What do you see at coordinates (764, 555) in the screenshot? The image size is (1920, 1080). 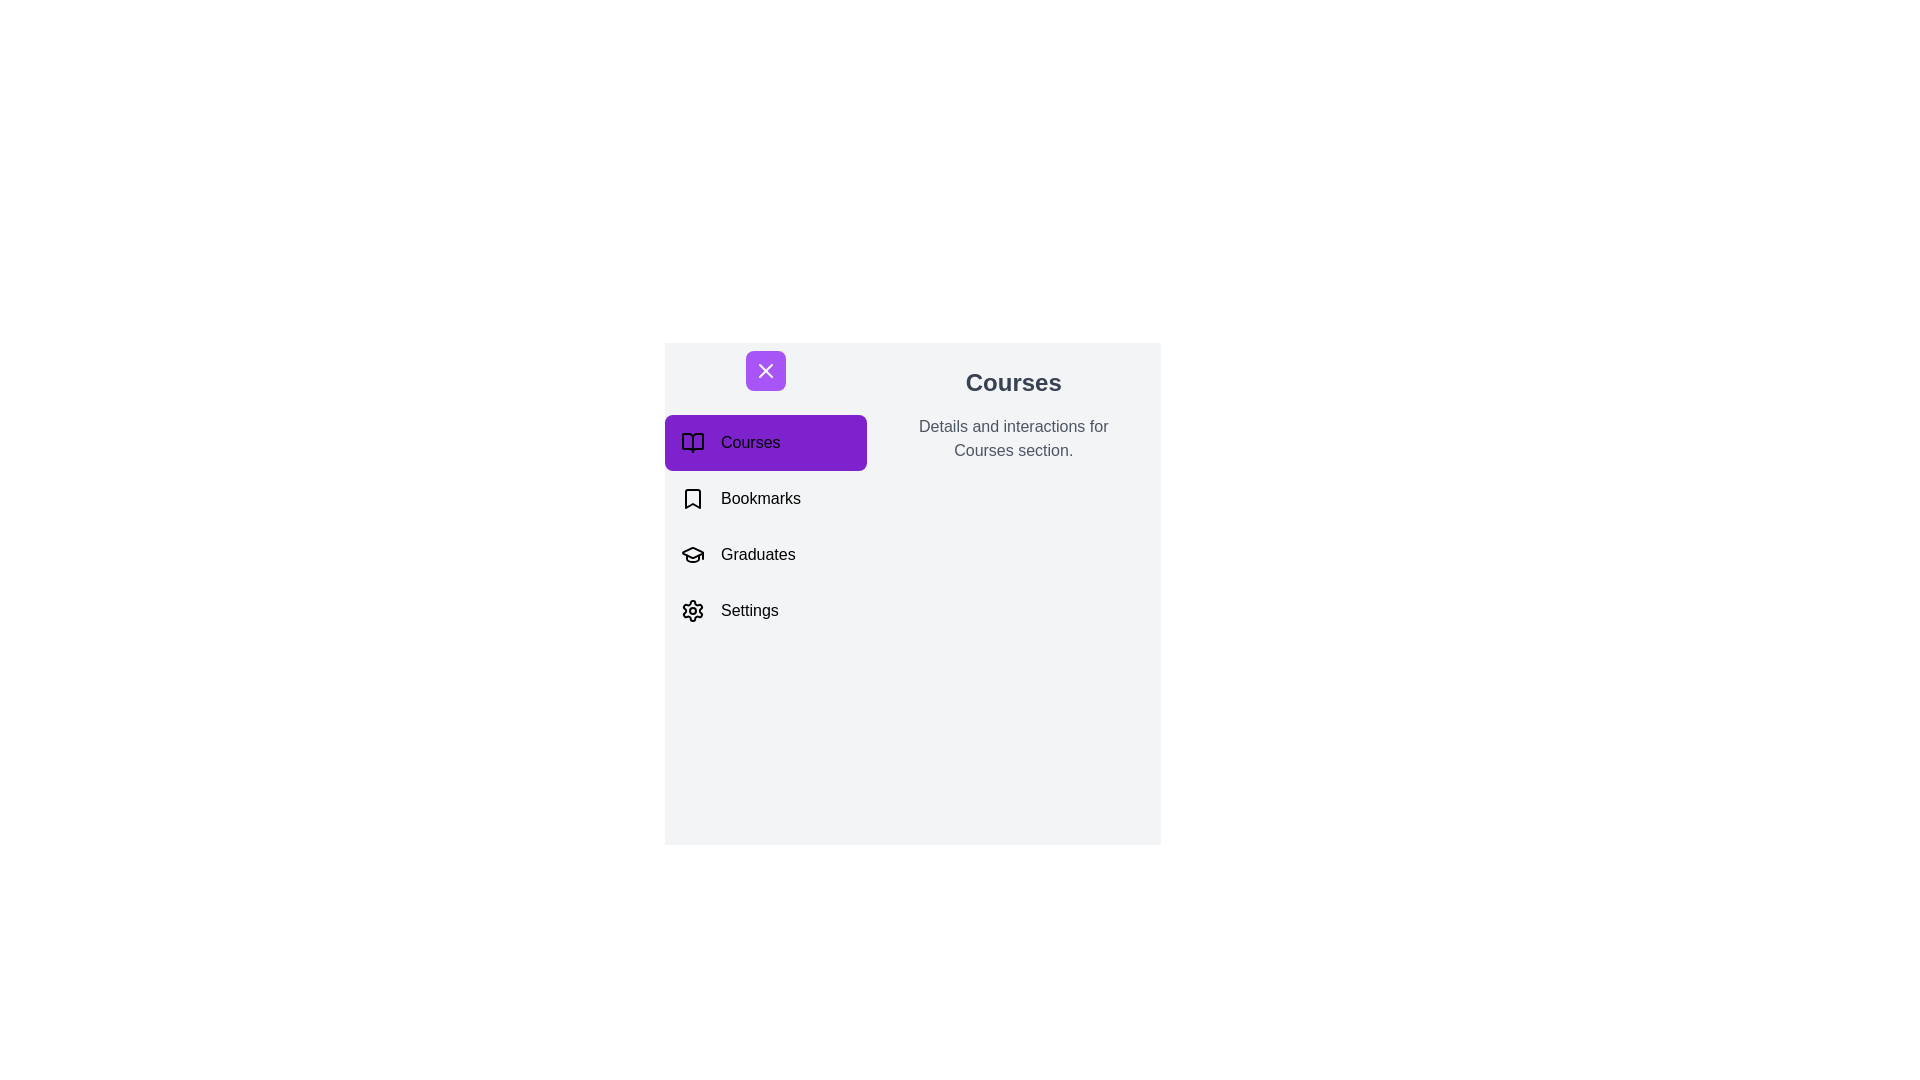 I see `the navigation item Graduates to preview its action` at bounding box center [764, 555].